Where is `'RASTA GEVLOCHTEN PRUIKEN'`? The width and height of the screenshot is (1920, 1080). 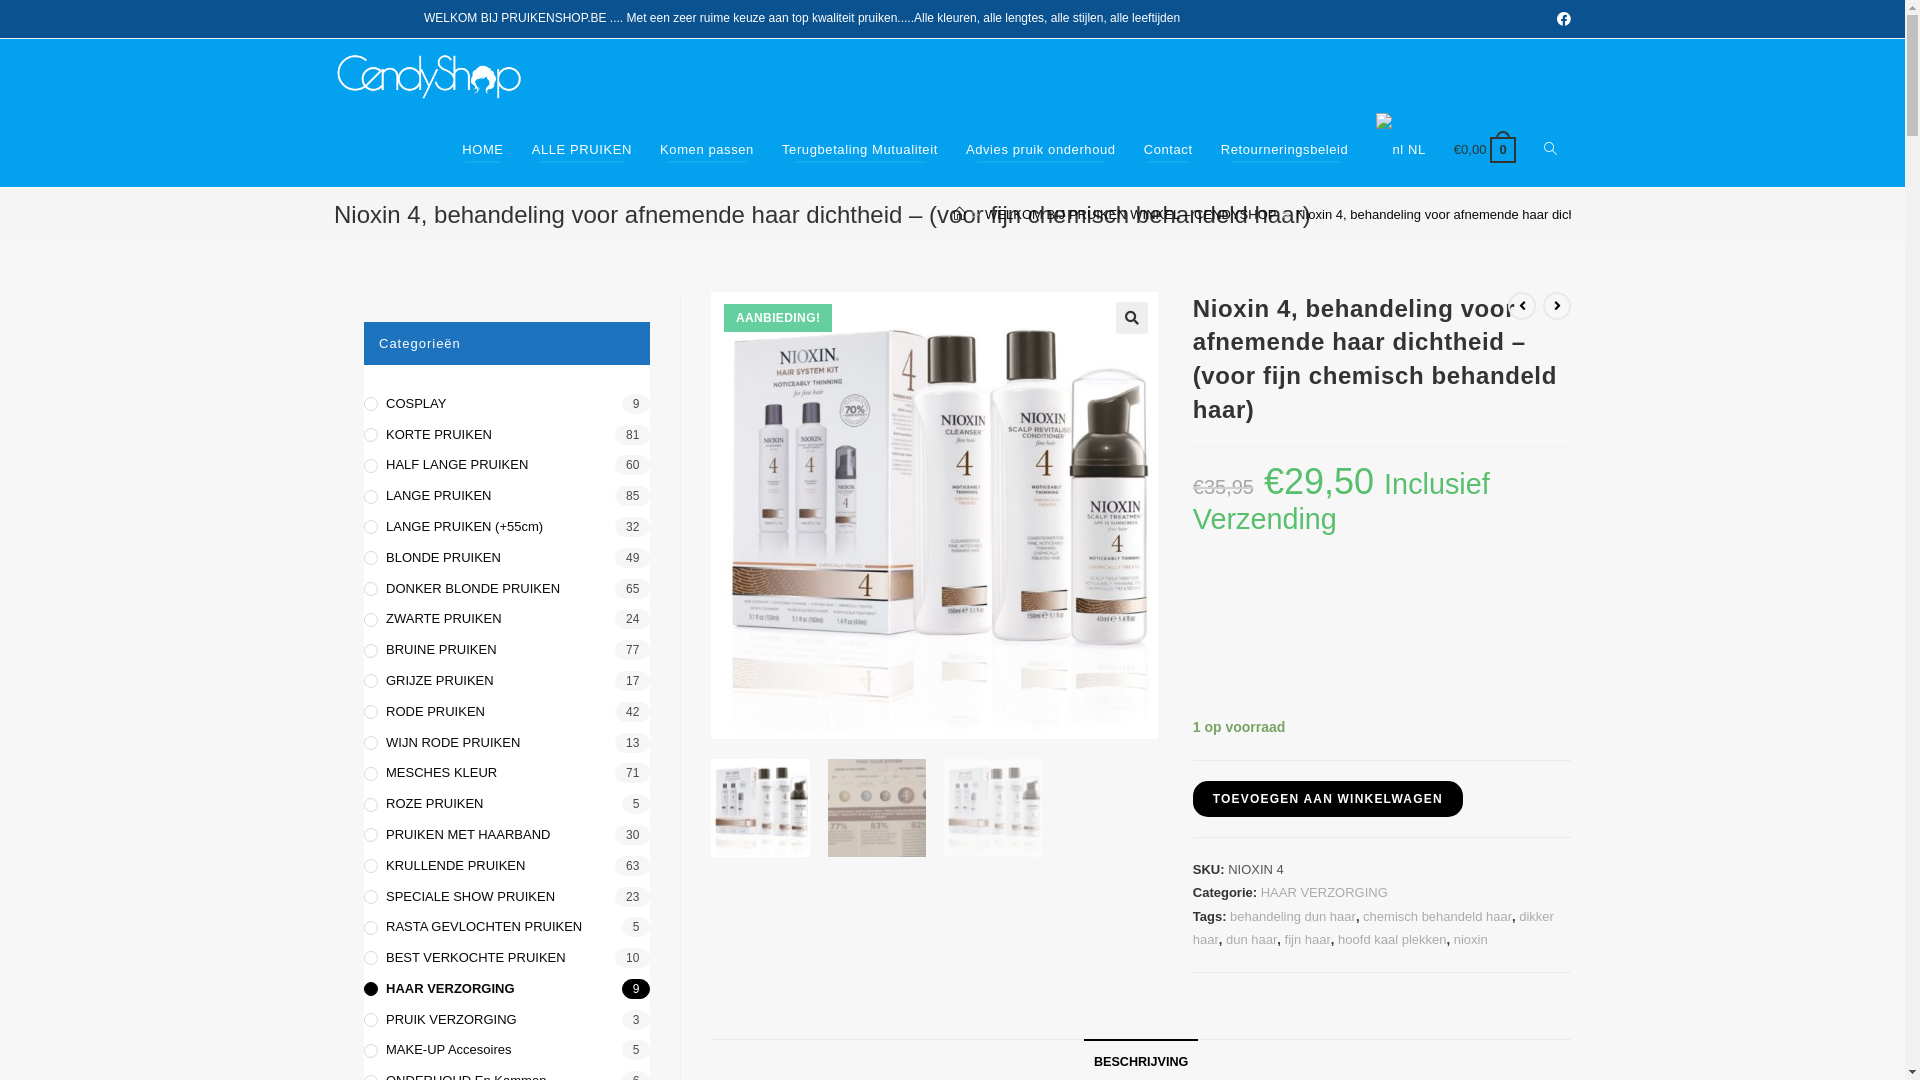
'RASTA GEVLOCHTEN PRUIKEN' is located at coordinates (507, 927).